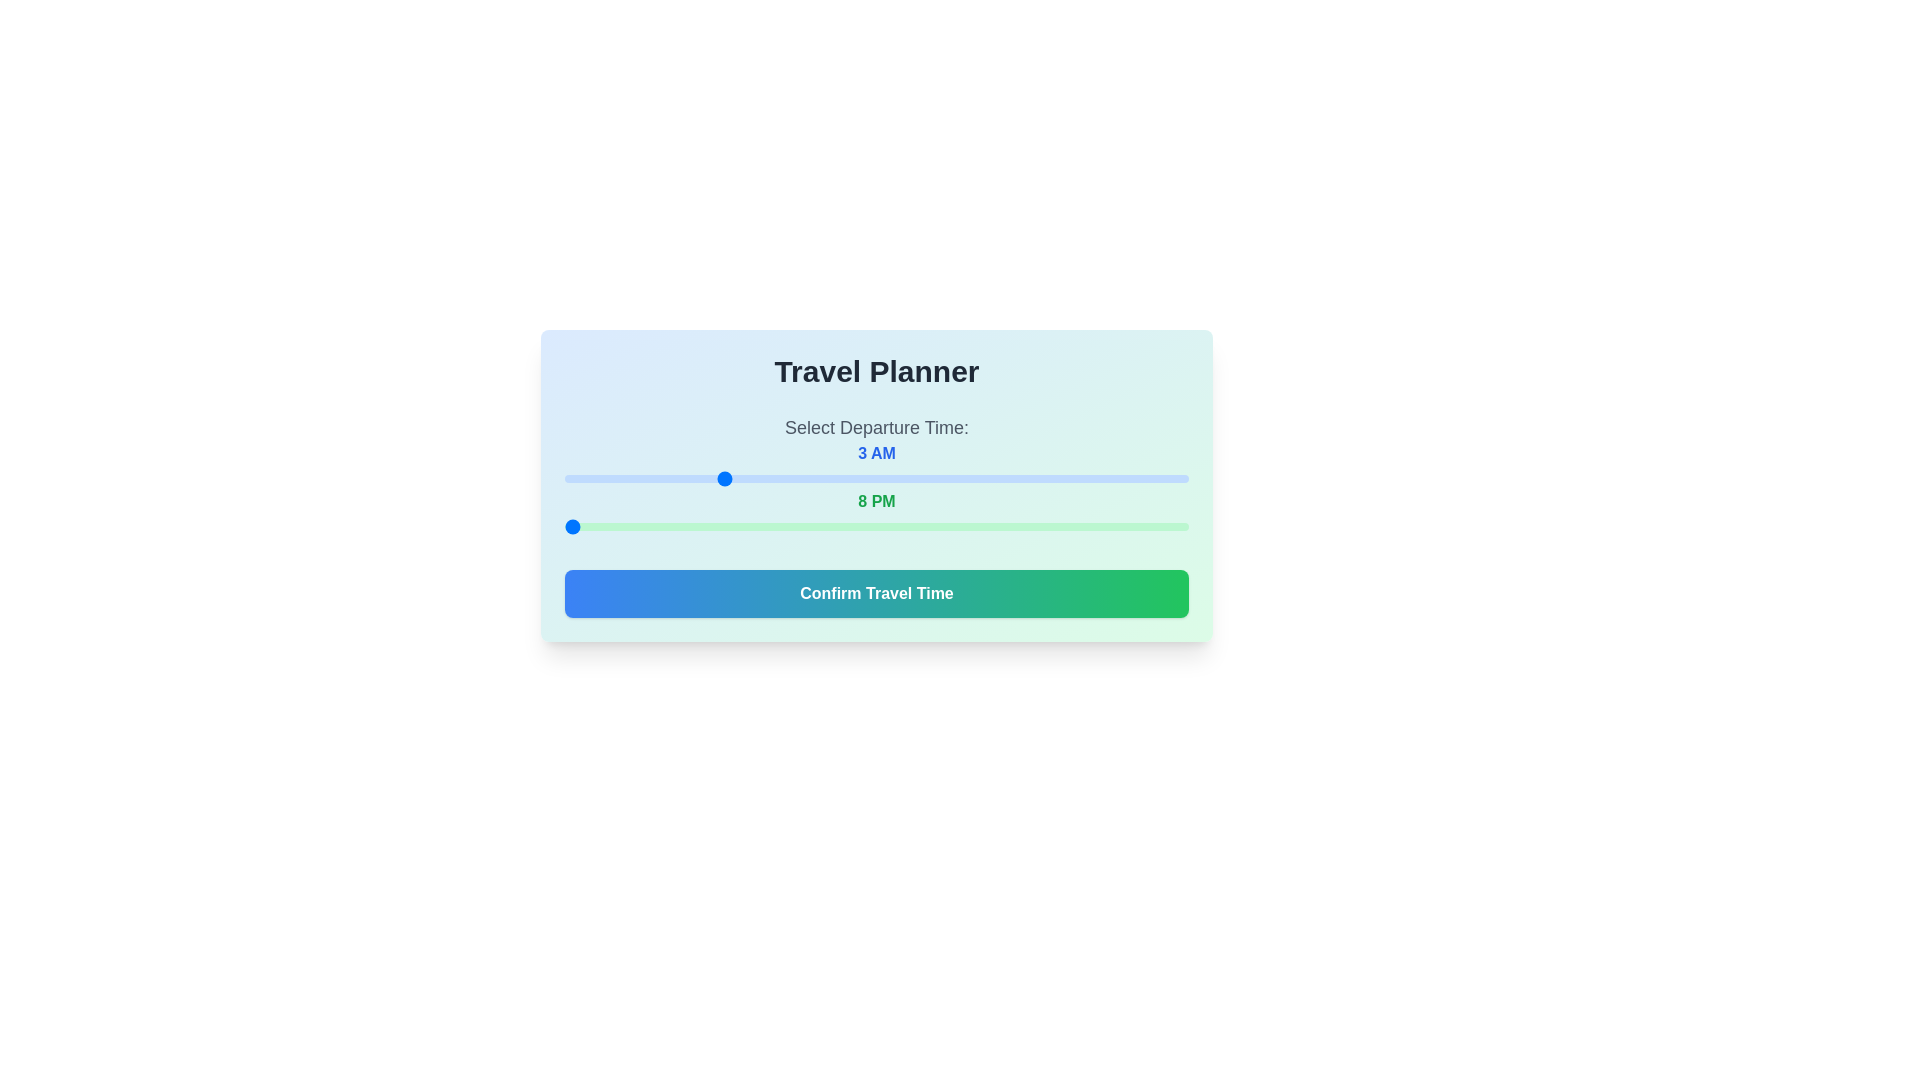  I want to click on departure time, so click(720, 478).